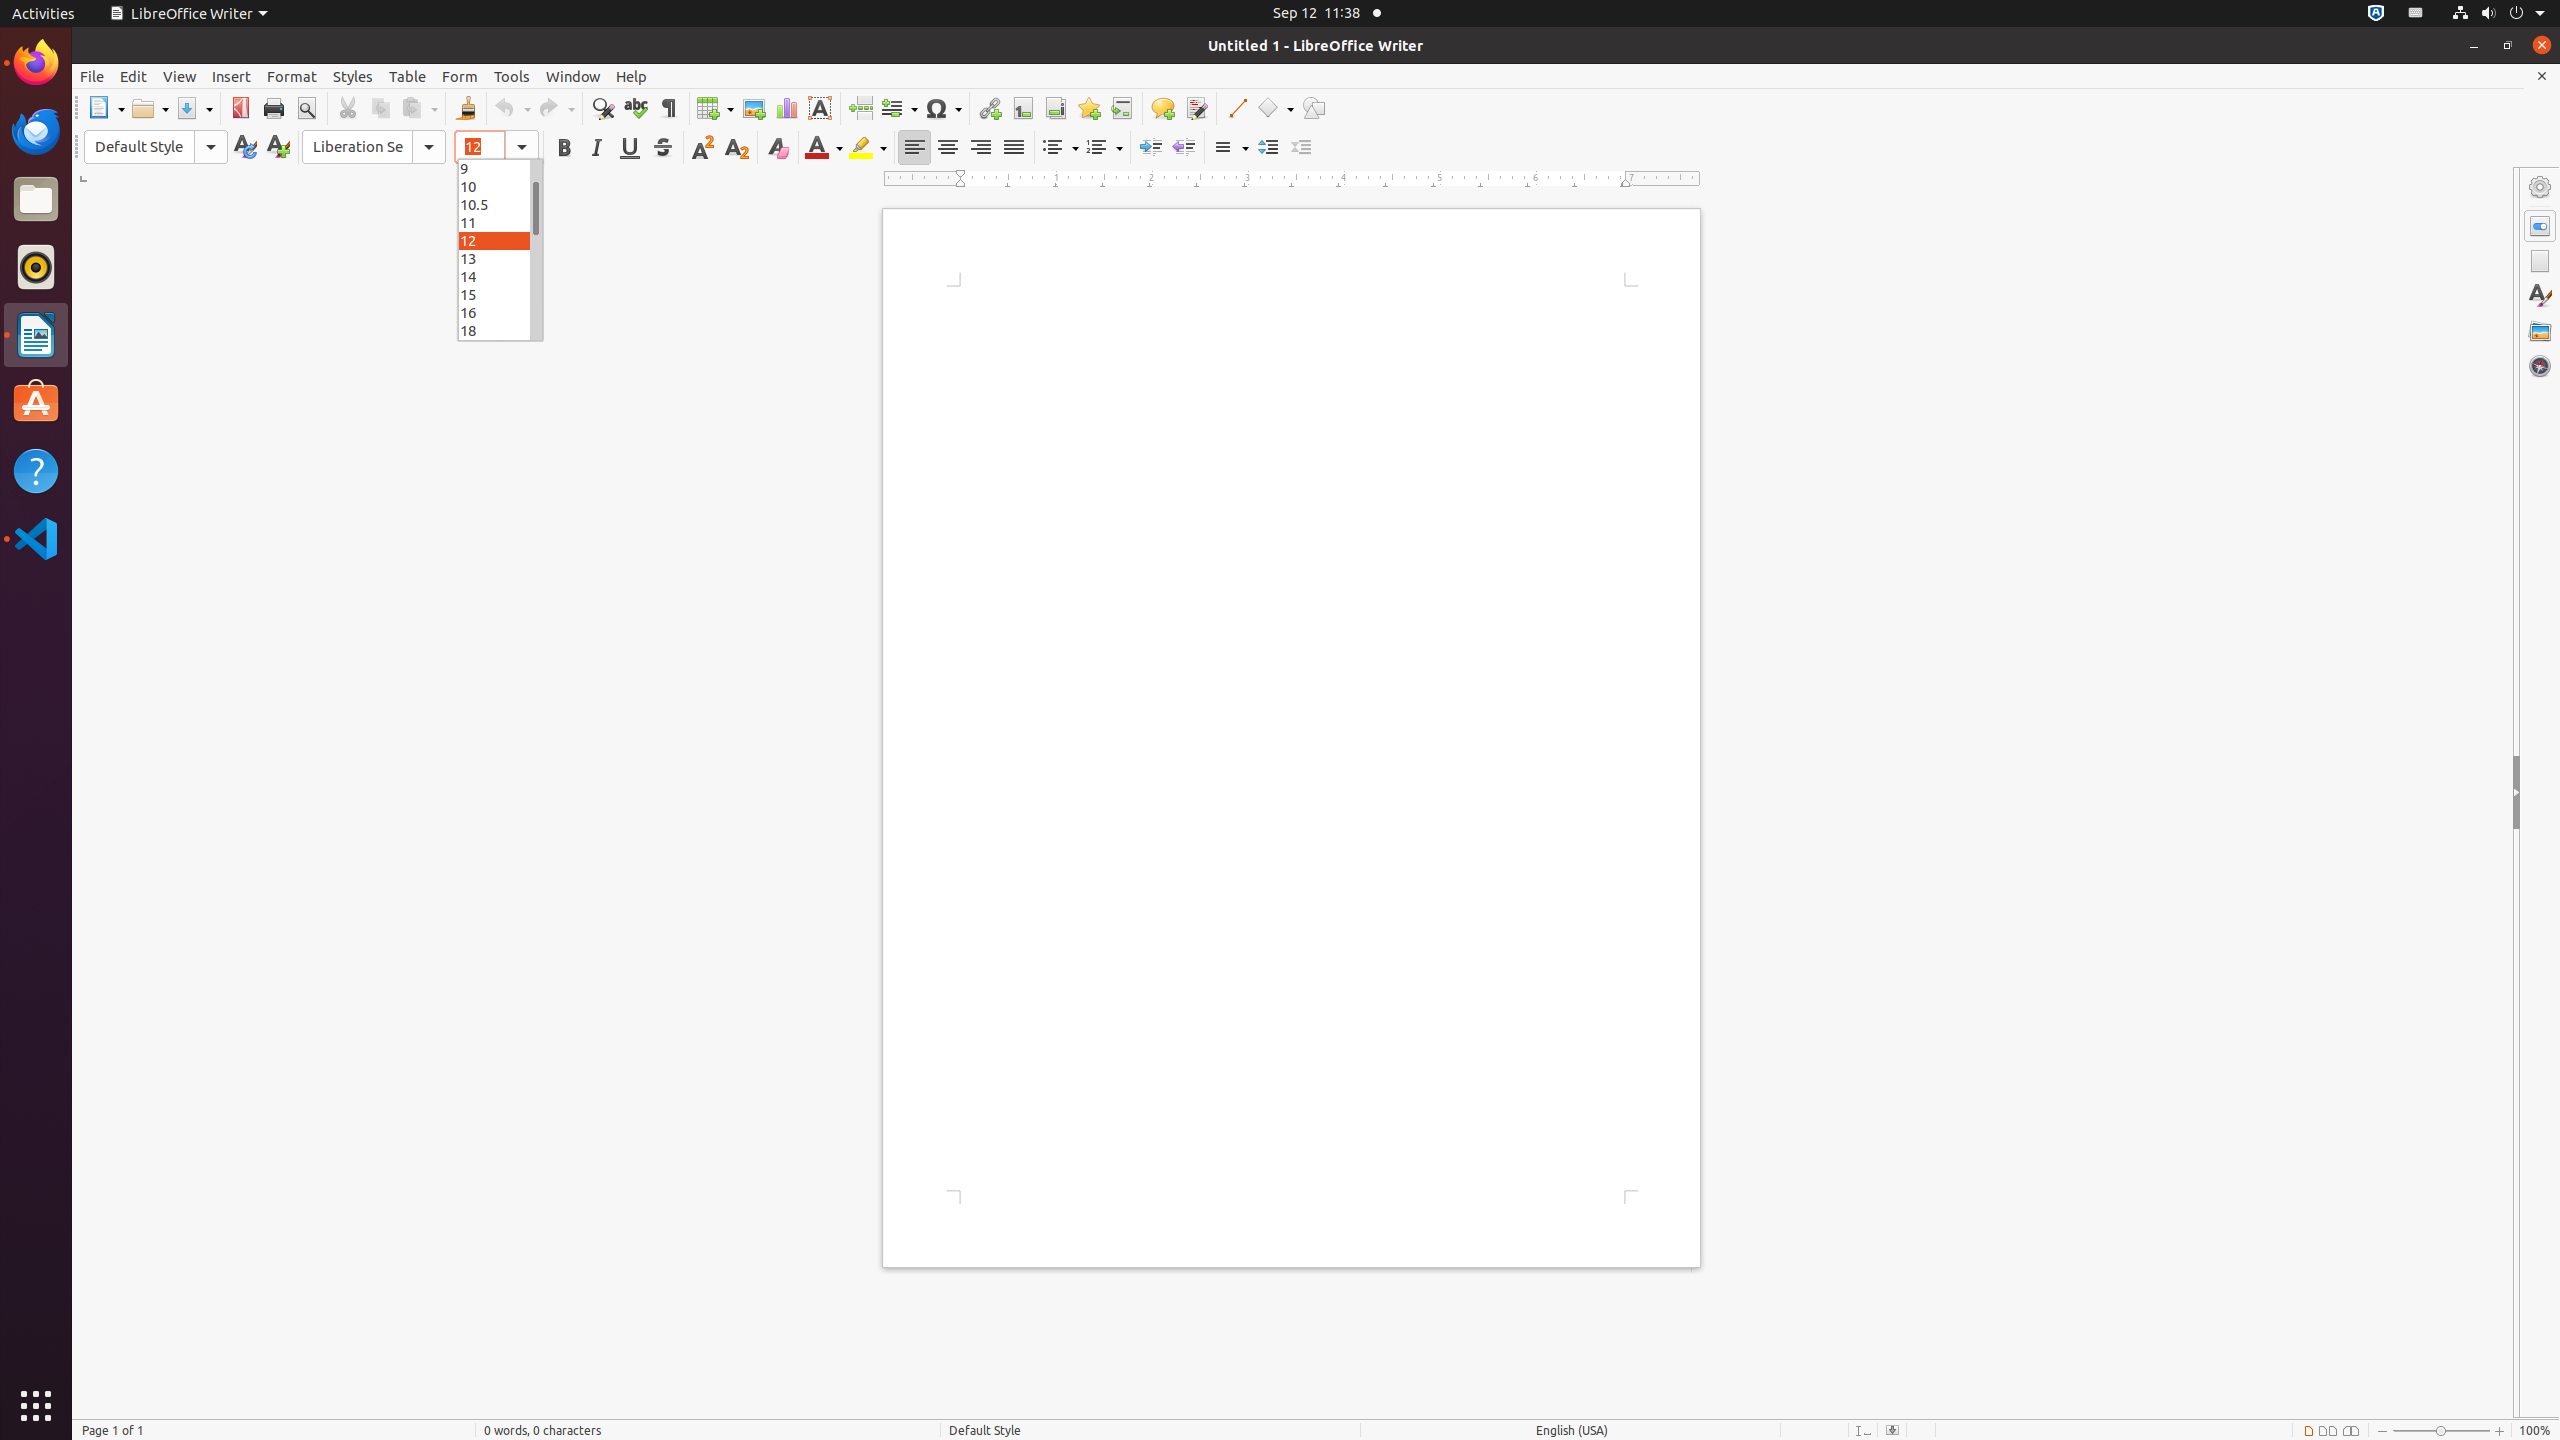 This screenshot has width=2560, height=1440. What do you see at coordinates (36, 537) in the screenshot?
I see `'Visual Studio Code'` at bounding box center [36, 537].